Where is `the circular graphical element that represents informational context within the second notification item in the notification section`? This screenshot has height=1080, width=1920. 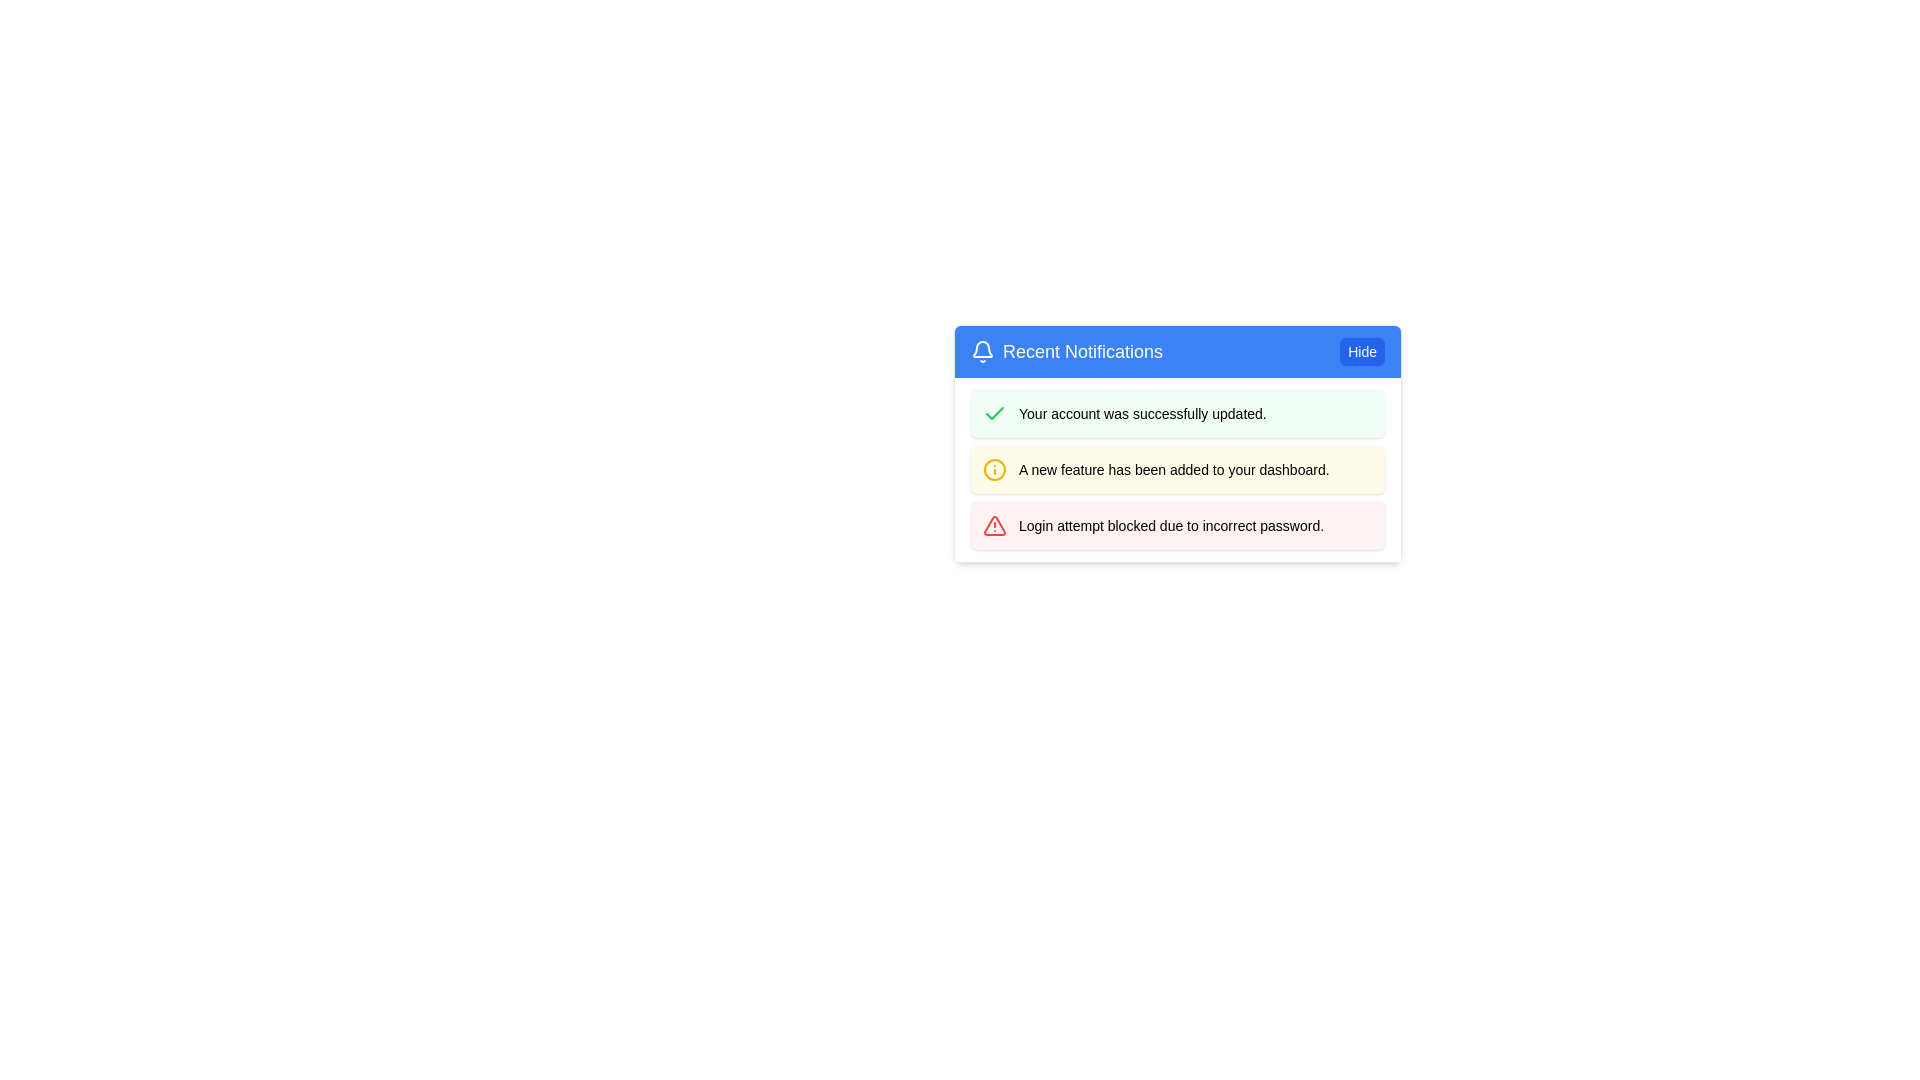
the circular graphical element that represents informational context within the second notification item in the notification section is located at coordinates (994, 470).